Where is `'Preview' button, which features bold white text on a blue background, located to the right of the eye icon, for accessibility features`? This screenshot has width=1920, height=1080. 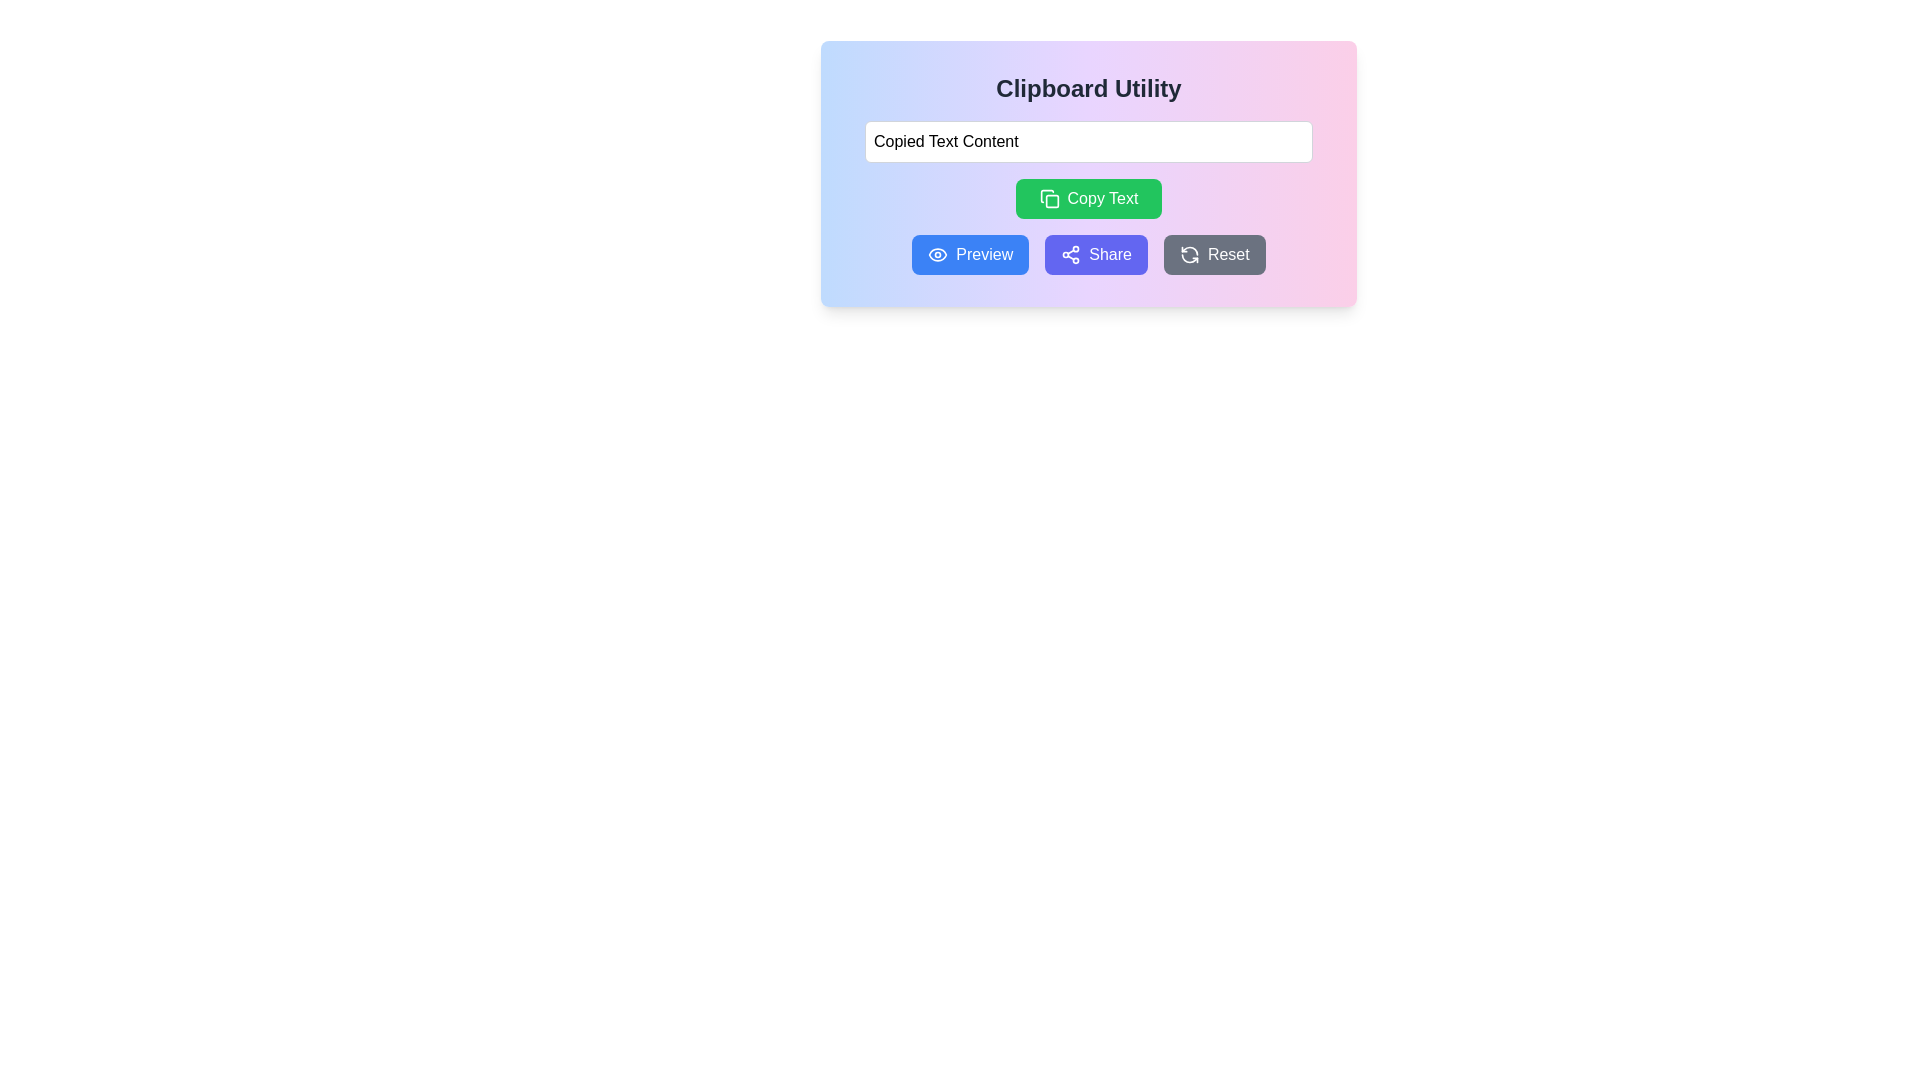
'Preview' button, which features bold white text on a blue background, located to the right of the eye icon, for accessibility features is located at coordinates (984, 253).